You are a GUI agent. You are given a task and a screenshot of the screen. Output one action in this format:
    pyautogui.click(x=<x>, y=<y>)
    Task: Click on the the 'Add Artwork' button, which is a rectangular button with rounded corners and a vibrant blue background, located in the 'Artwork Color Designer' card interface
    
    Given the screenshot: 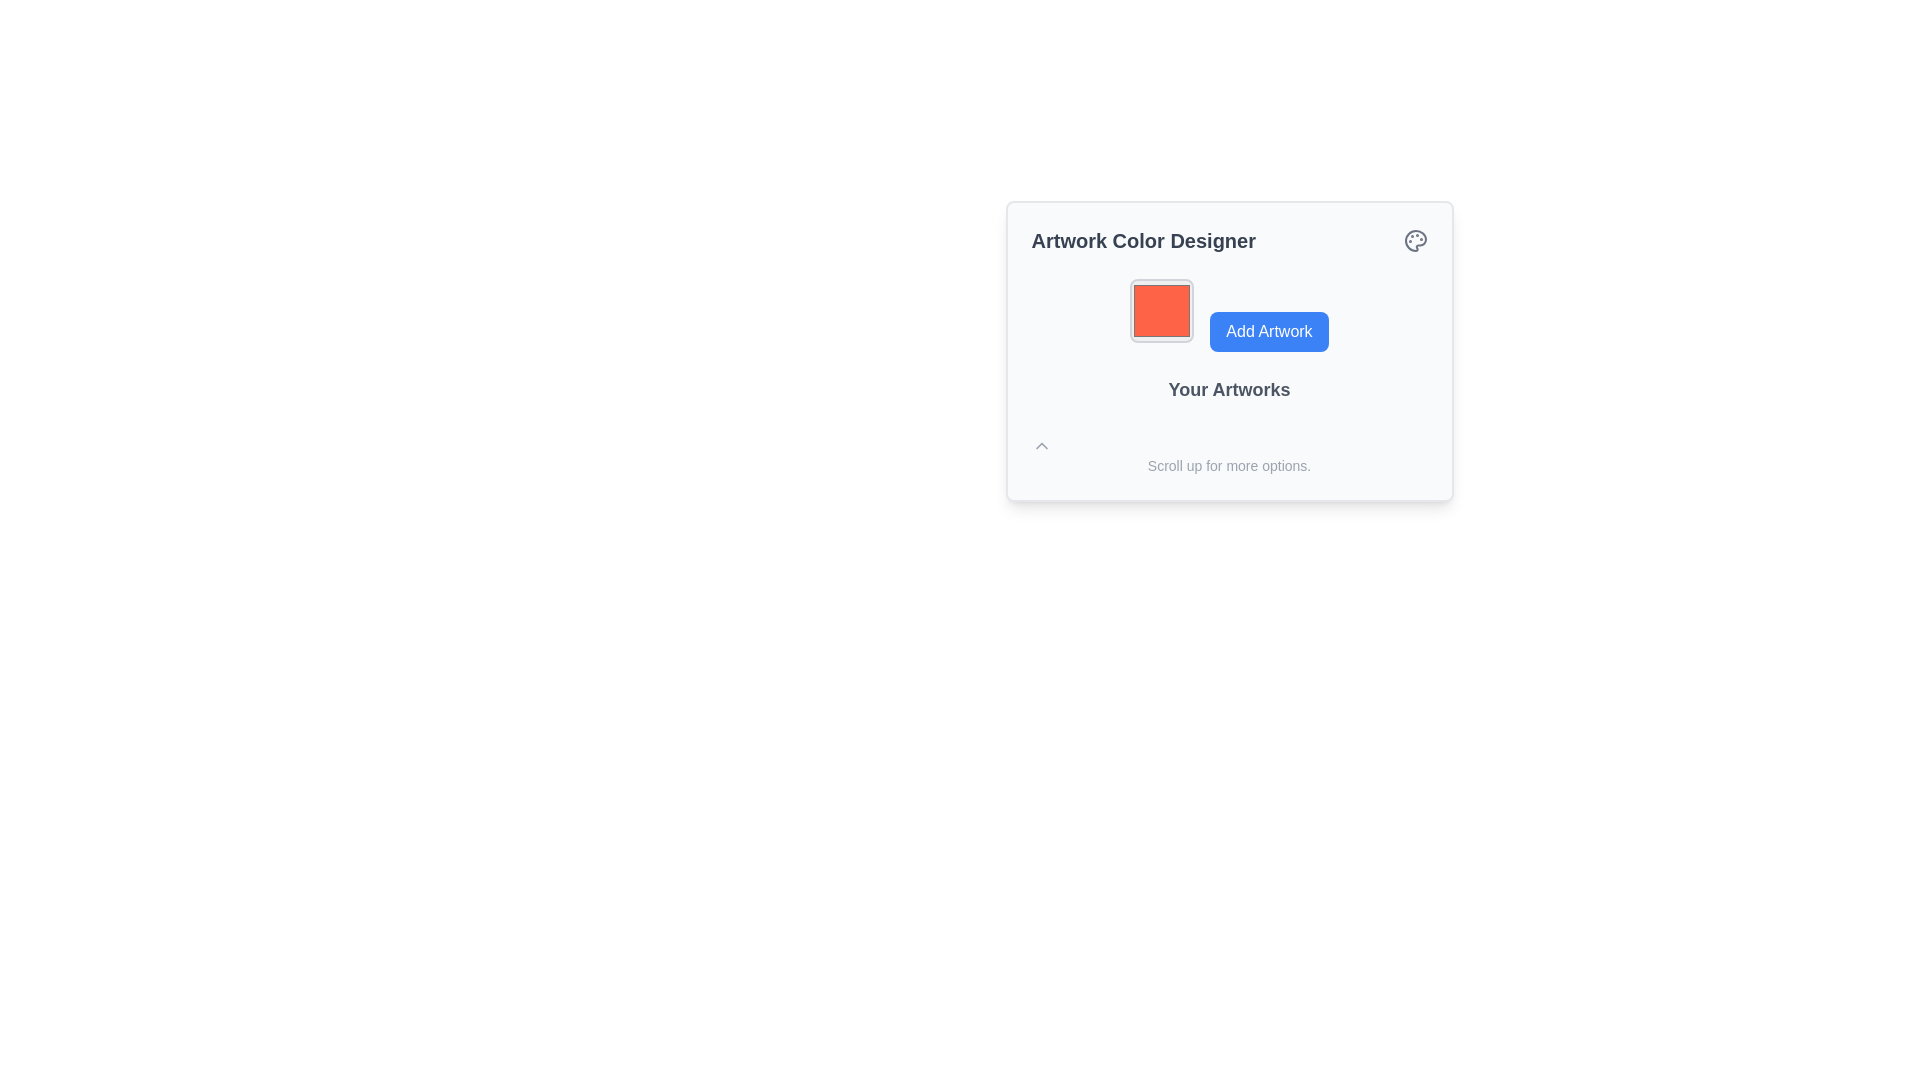 What is the action you would take?
    pyautogui.click(x=1268, y=330)
    